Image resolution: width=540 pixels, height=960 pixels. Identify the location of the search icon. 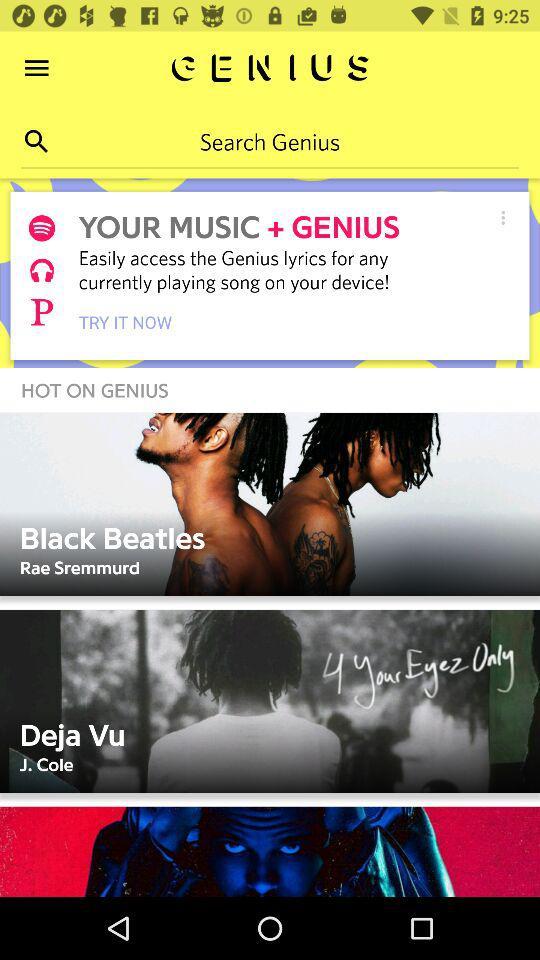
(36, 140).